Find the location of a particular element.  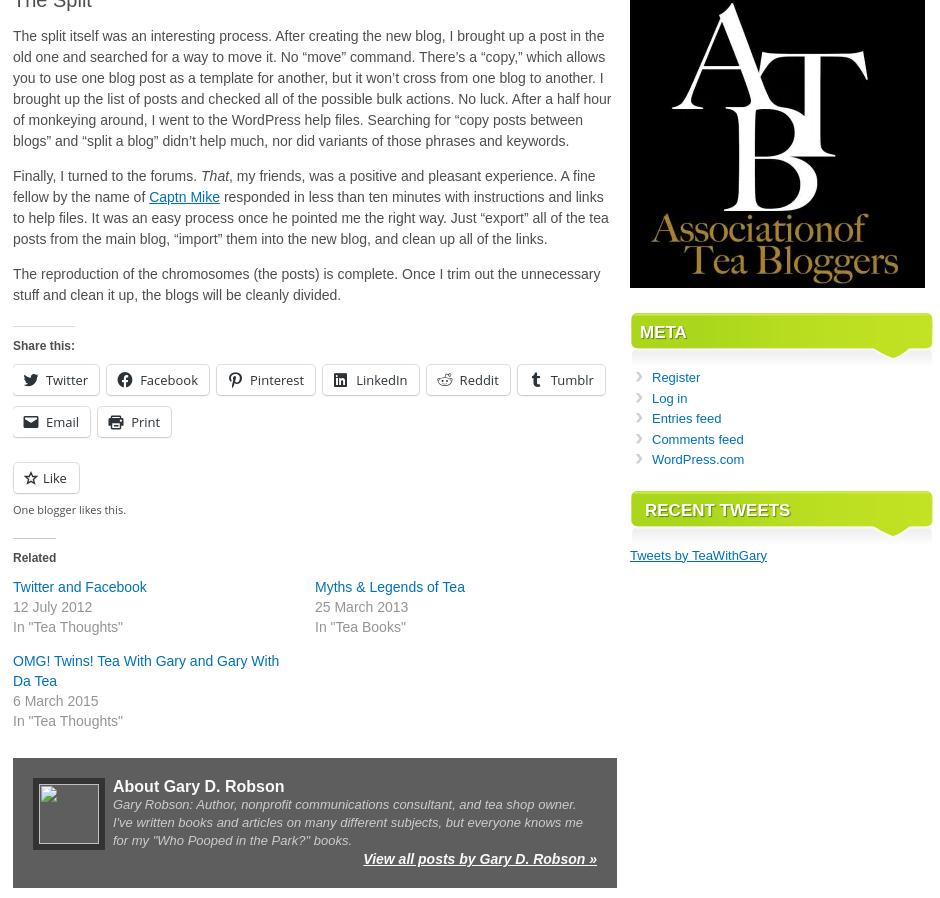

'Register' is located at coordinates (674, 377).